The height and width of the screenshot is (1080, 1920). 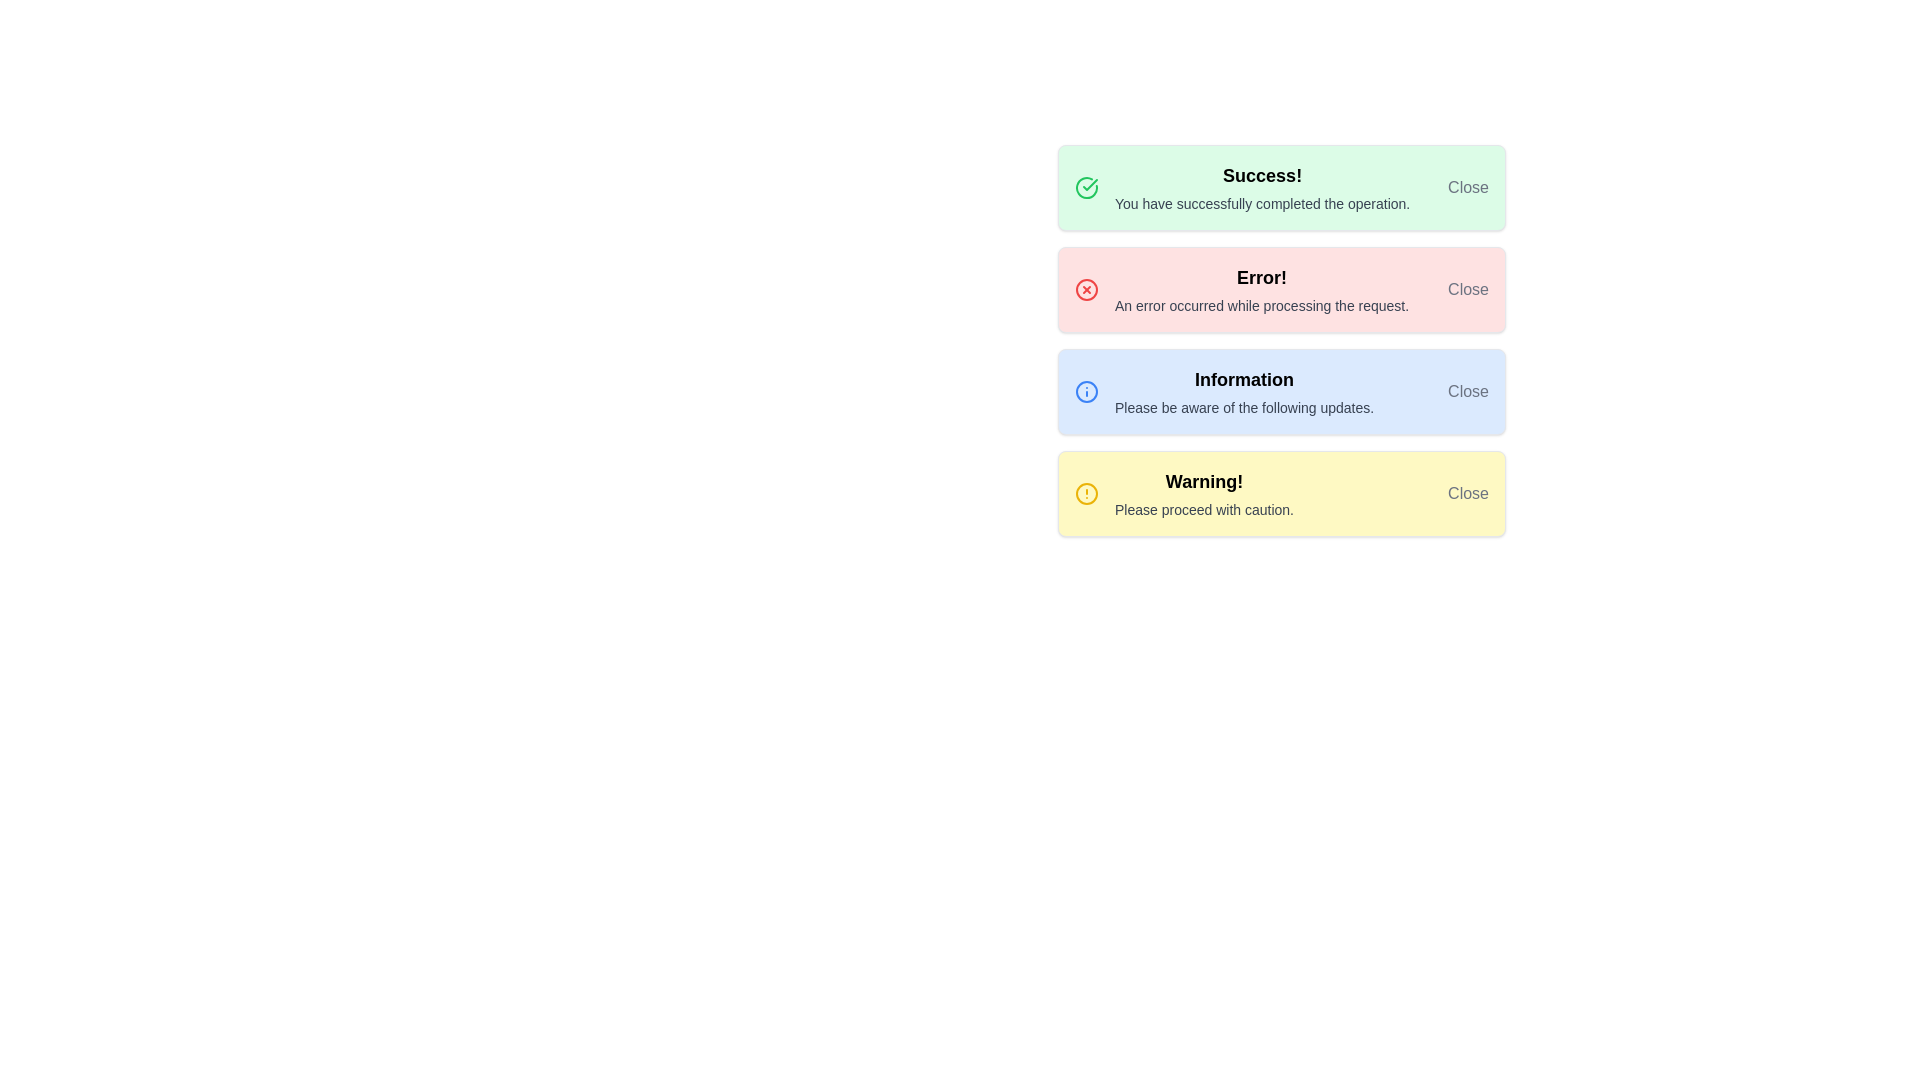 What do you see at coordinates (1085, 392) in the screenshot?
I see `the SVG circle element indicating 'Information' notification, located in the third position from the top in the visible list` at bounding box center [1085, 392].